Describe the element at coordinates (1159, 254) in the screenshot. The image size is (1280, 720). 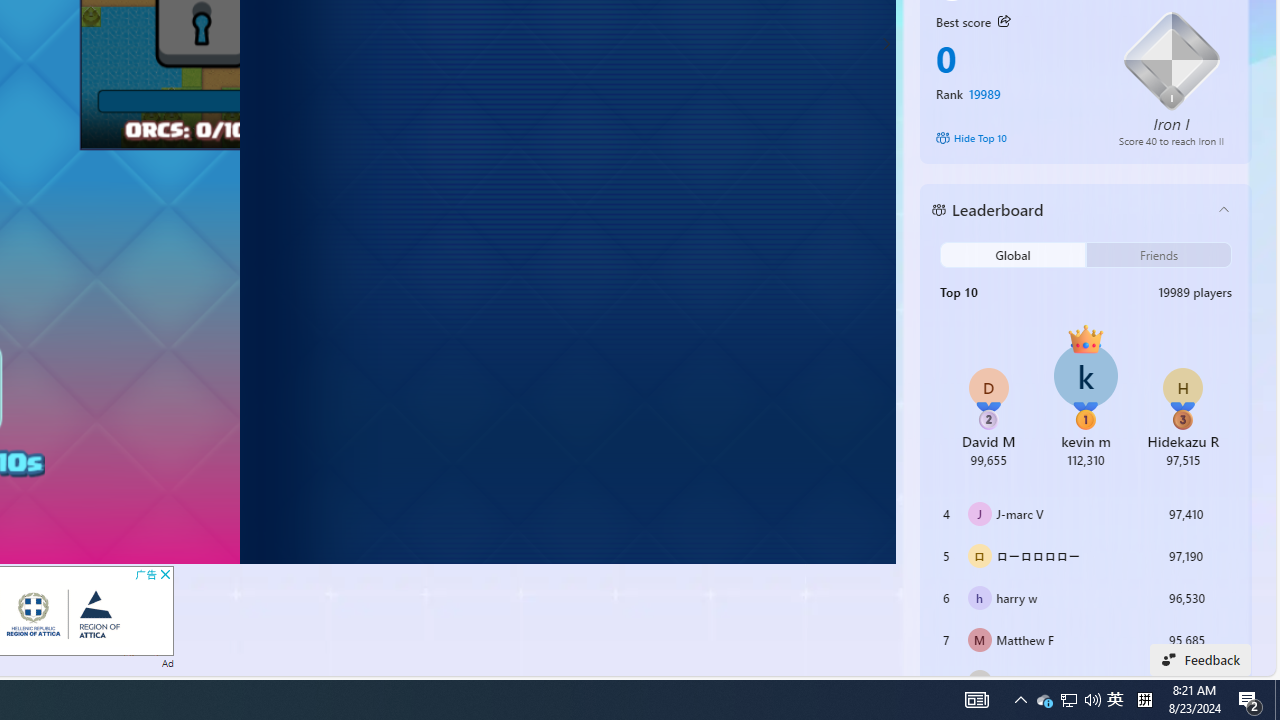
I see `'Friends'` at that location.